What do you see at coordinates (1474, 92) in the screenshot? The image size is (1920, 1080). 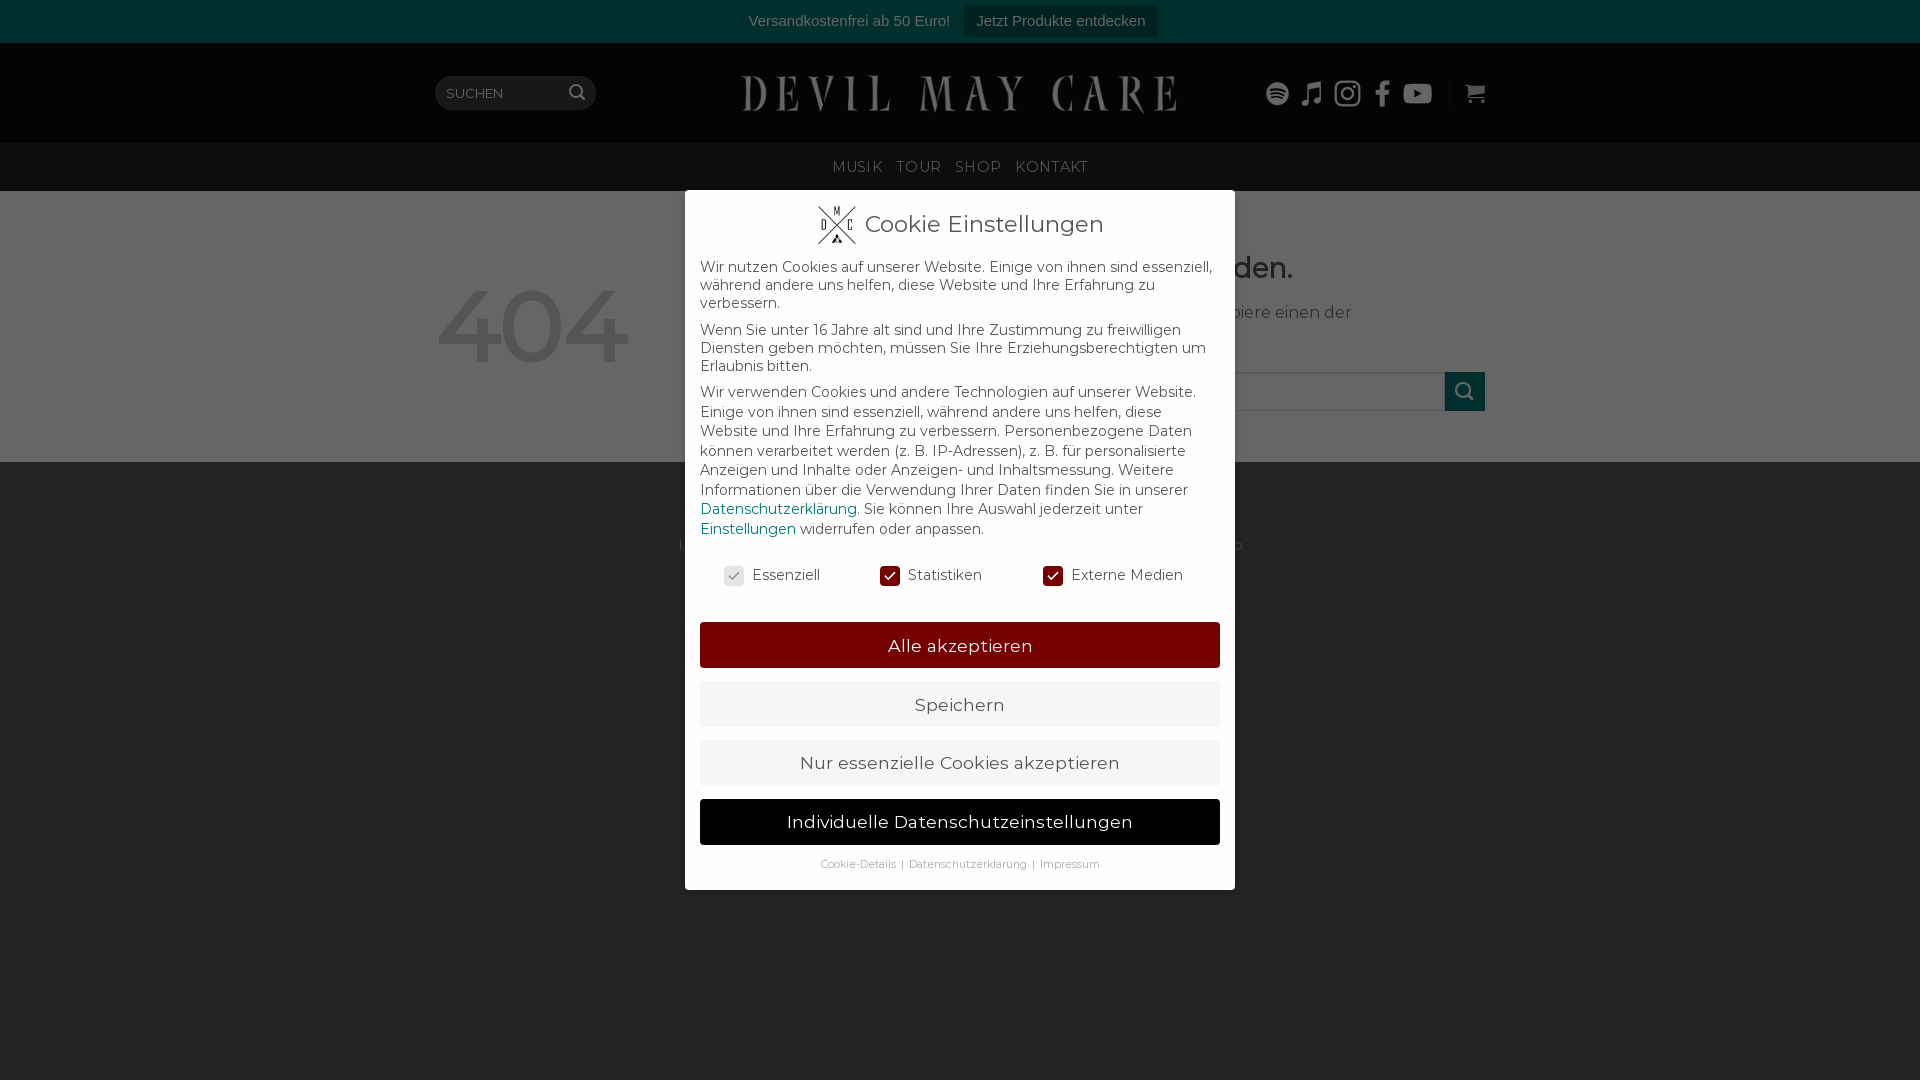 I see `'Warenkorb'` at bounding box center [1474, 92].